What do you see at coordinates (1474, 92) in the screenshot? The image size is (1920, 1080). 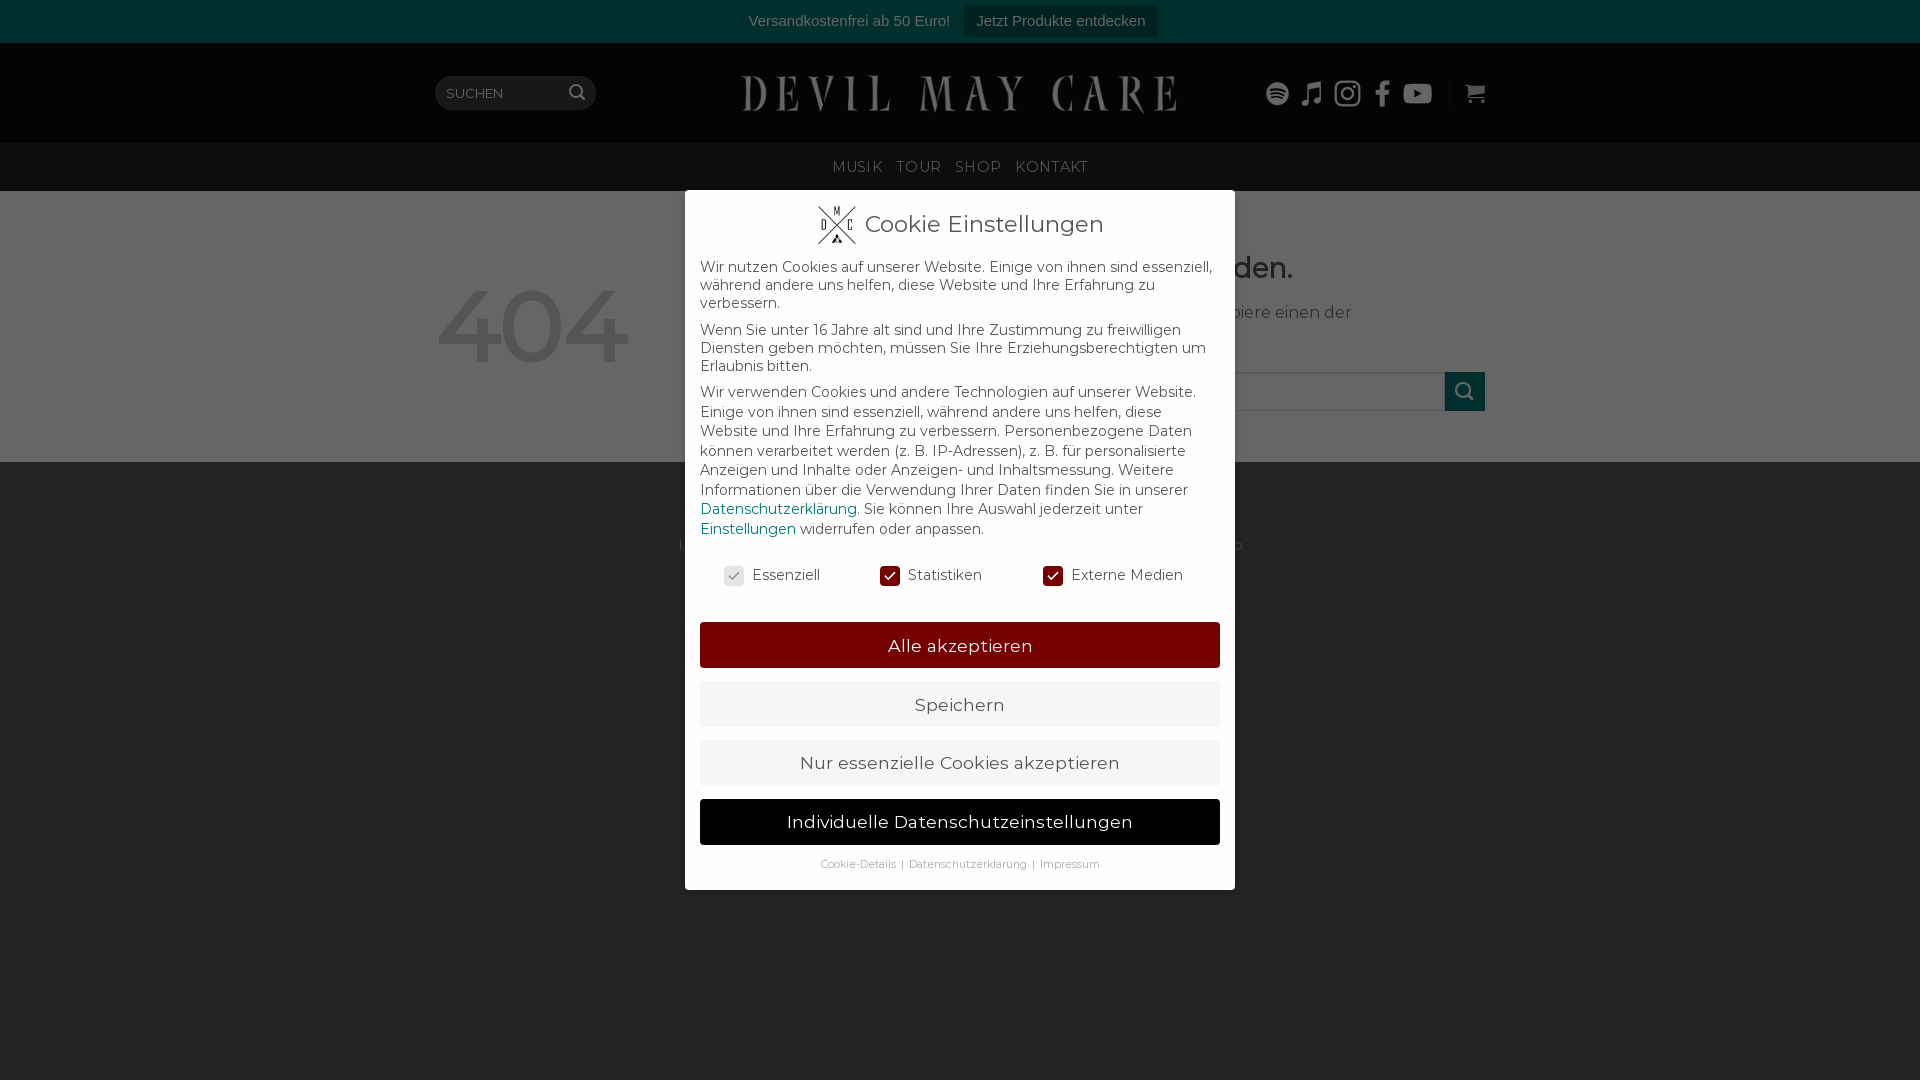 I see `'Warenkorb'` at bounding box center [1474, 92].